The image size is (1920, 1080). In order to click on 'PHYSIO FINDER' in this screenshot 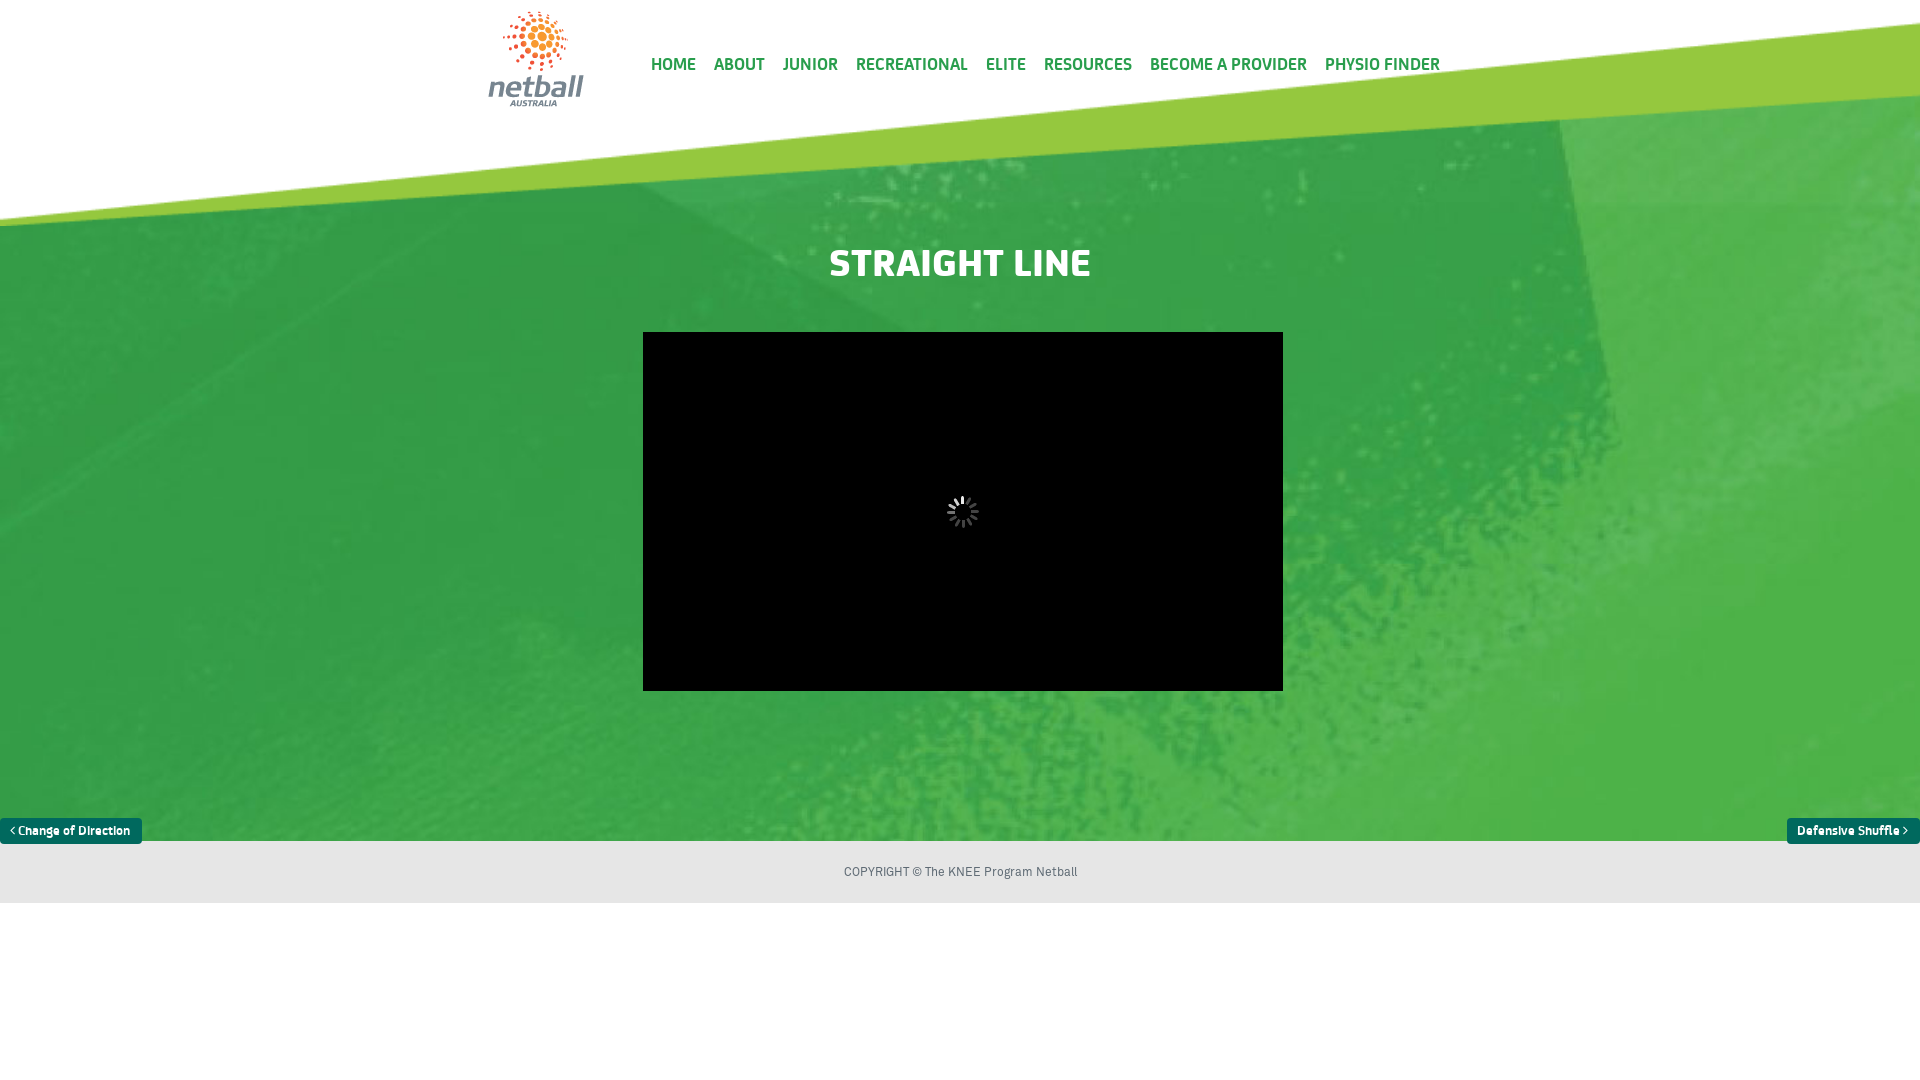, I will do `click(1372, 63)`.